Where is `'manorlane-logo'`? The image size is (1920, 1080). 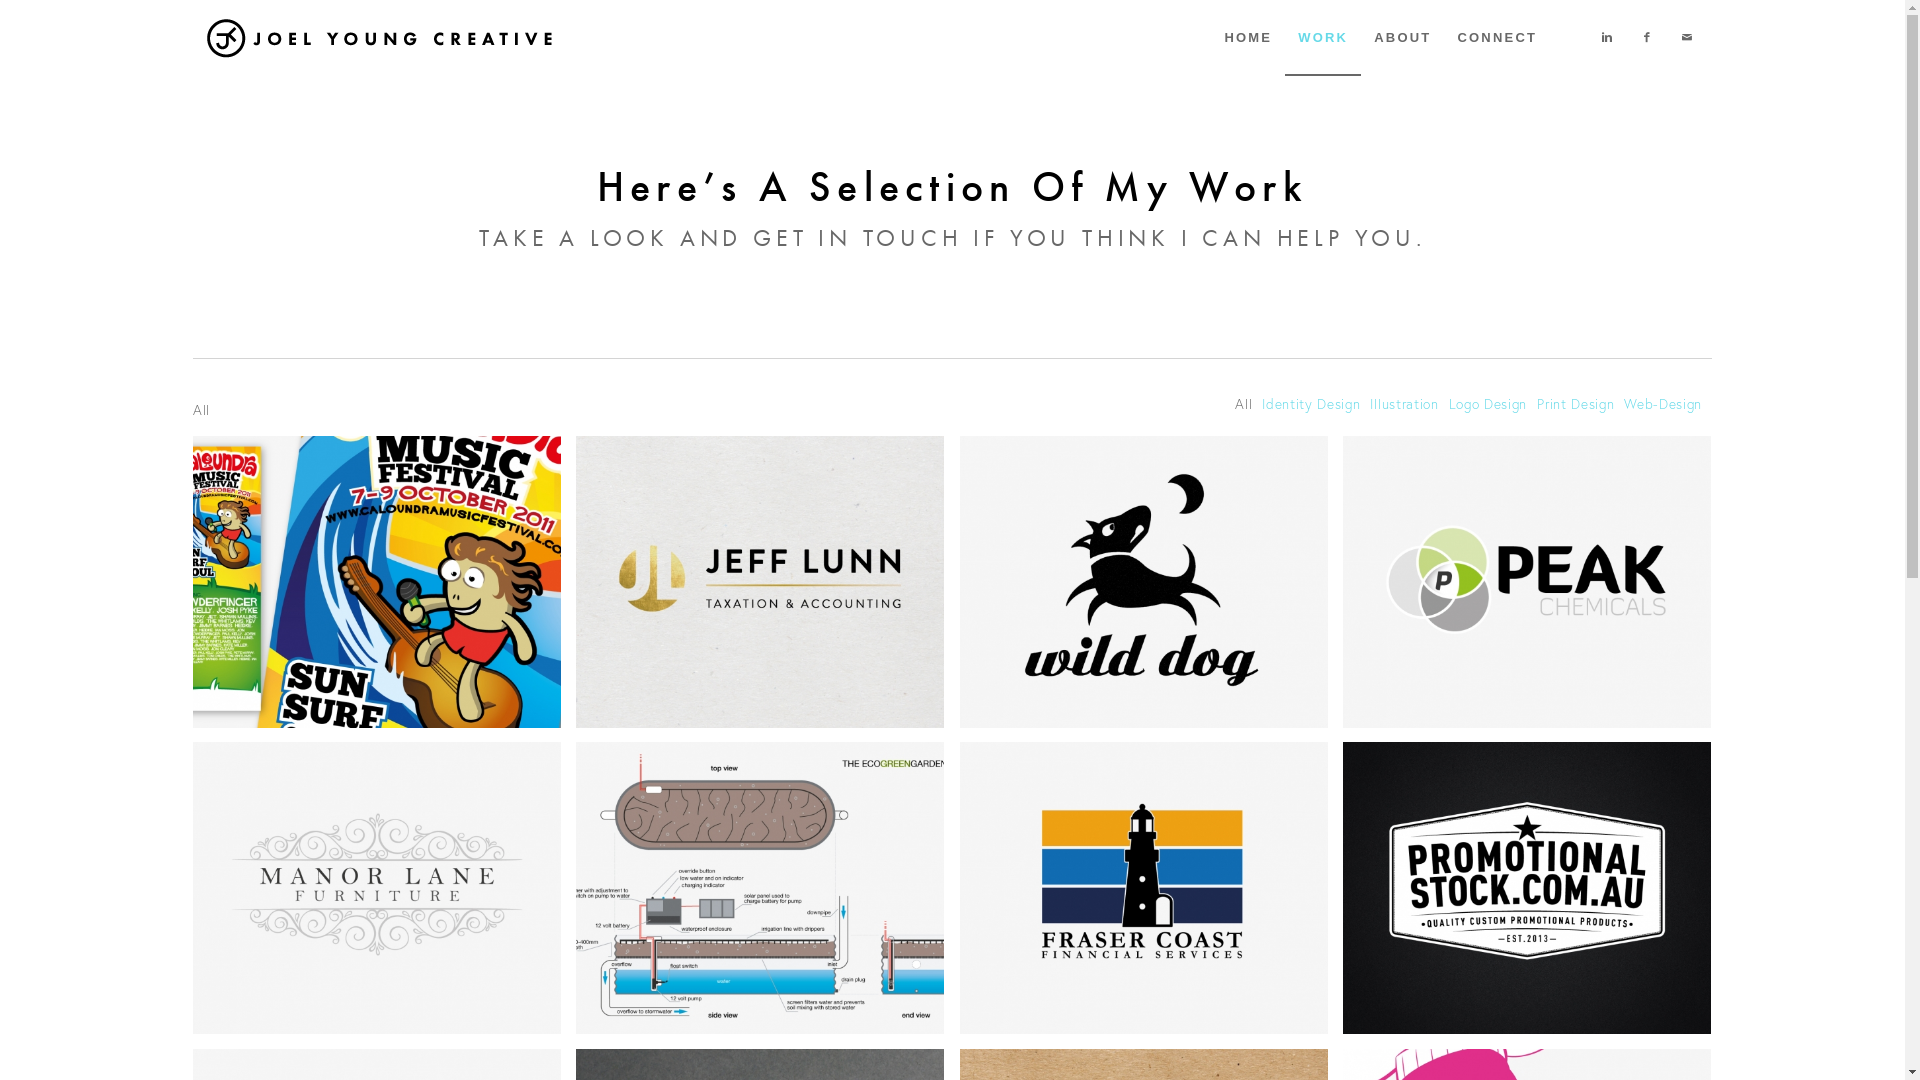 'manorlane-logo' is located at coordinates (384, 894).